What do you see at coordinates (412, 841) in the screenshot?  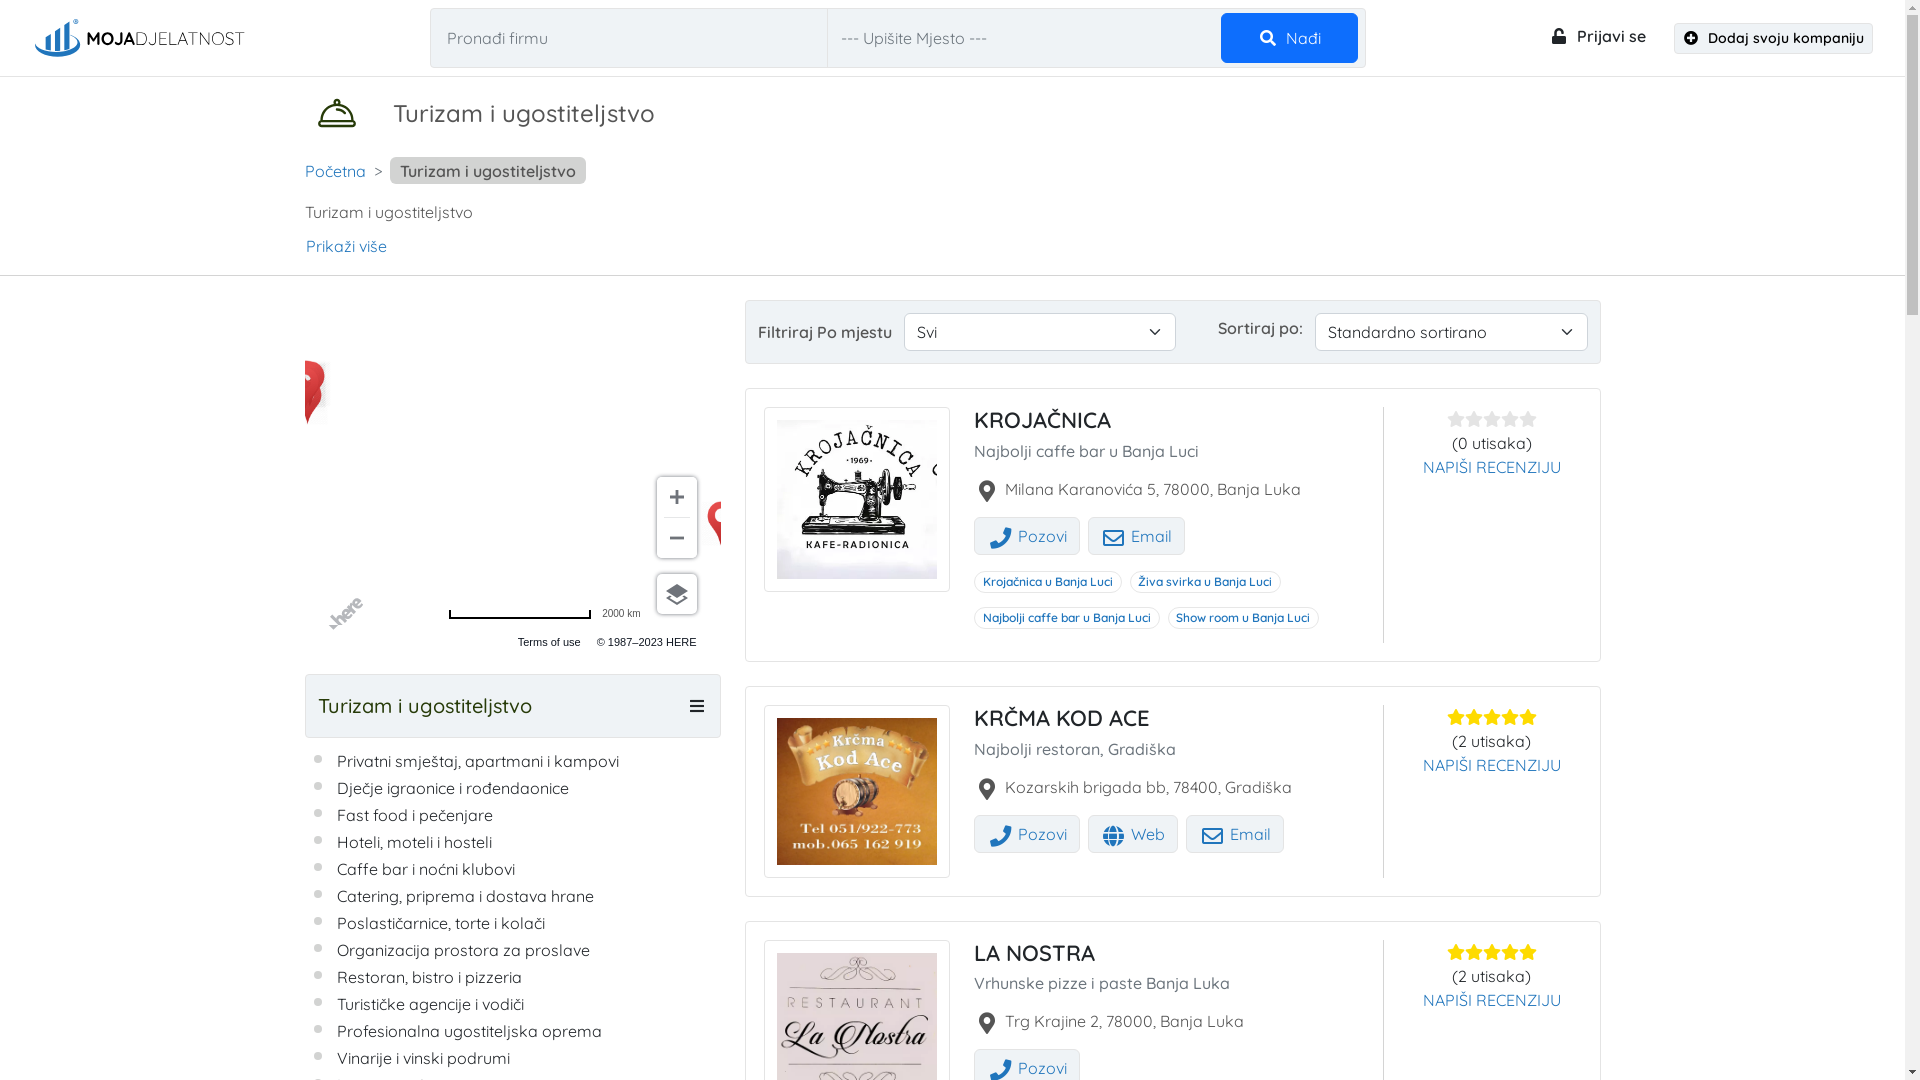 I see `'Hoteli, moteli i hosteli'` at bounding box center [412, 841].